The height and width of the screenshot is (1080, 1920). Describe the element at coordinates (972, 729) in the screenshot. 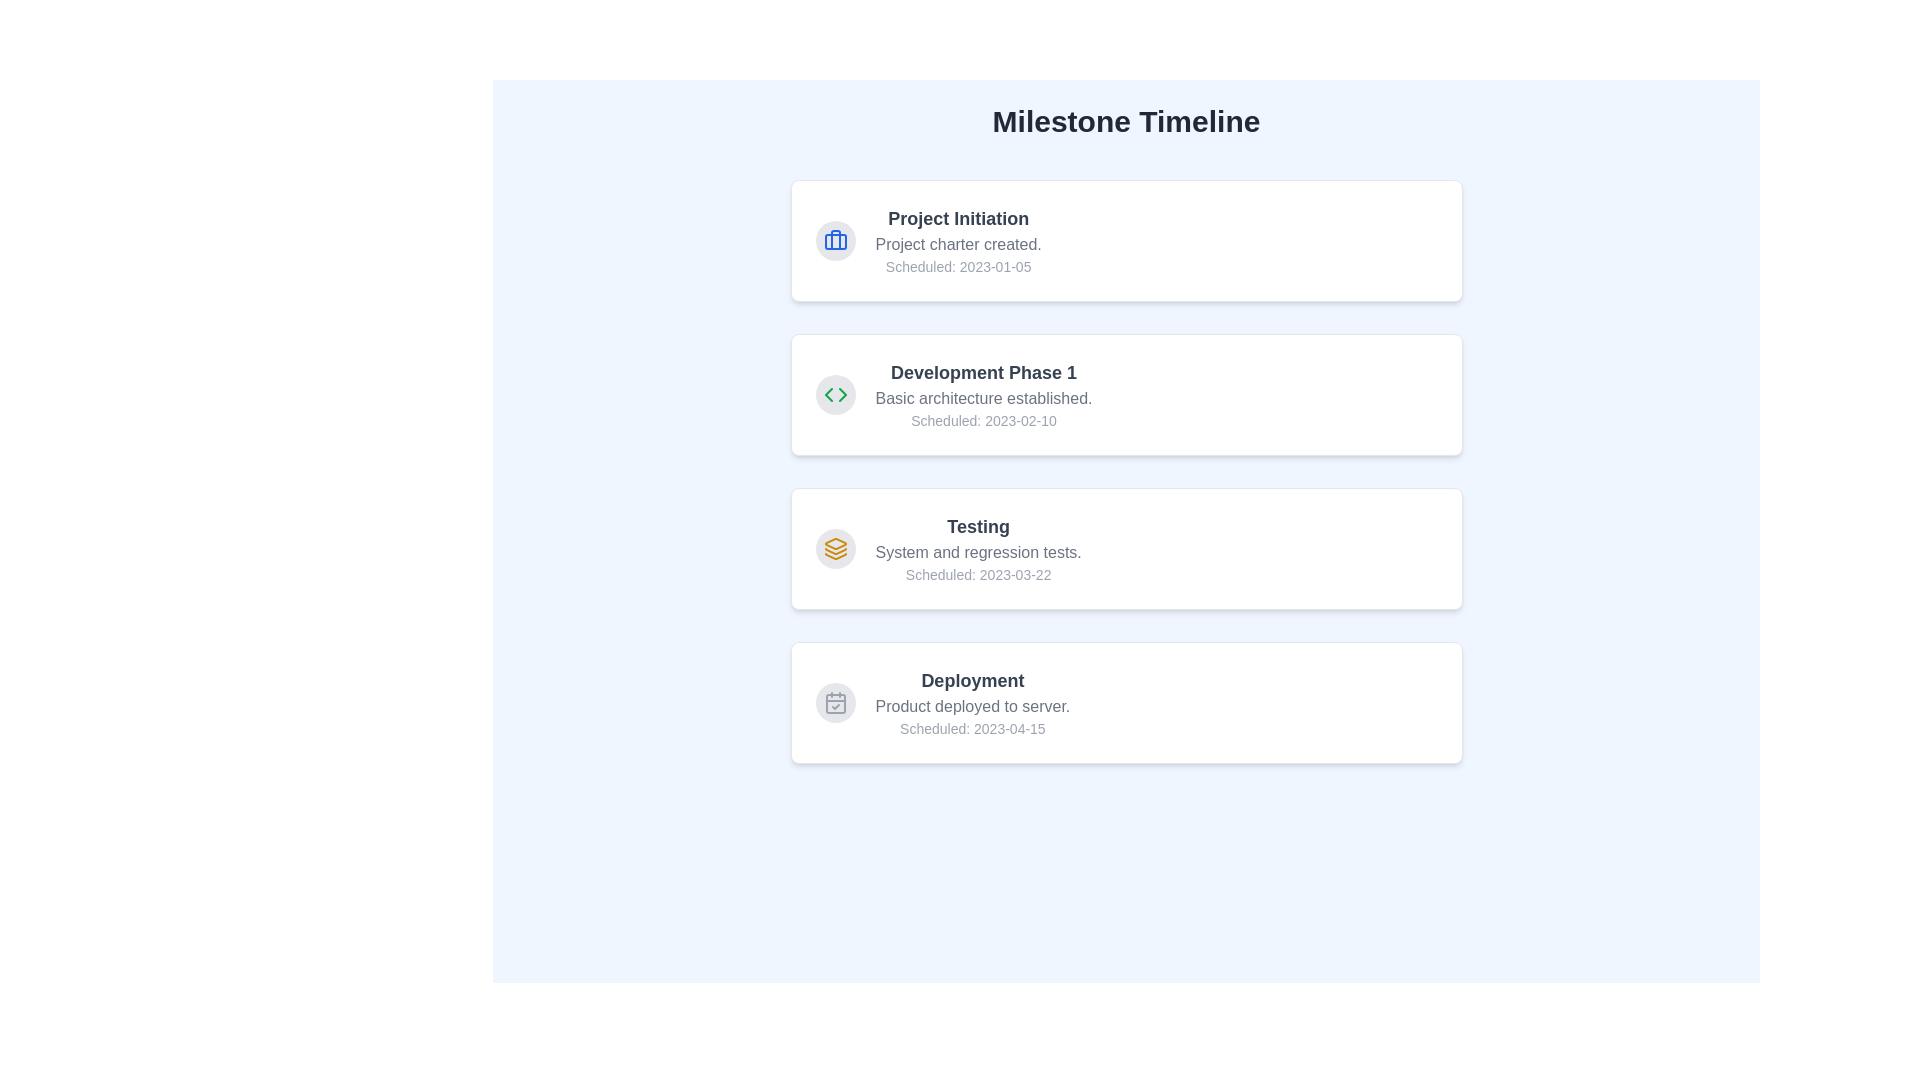

I see `text label that displays 'Scheduled: 2023-04-15' located in the bottom section of the milestone card labeled 'Deployment'` at that location.